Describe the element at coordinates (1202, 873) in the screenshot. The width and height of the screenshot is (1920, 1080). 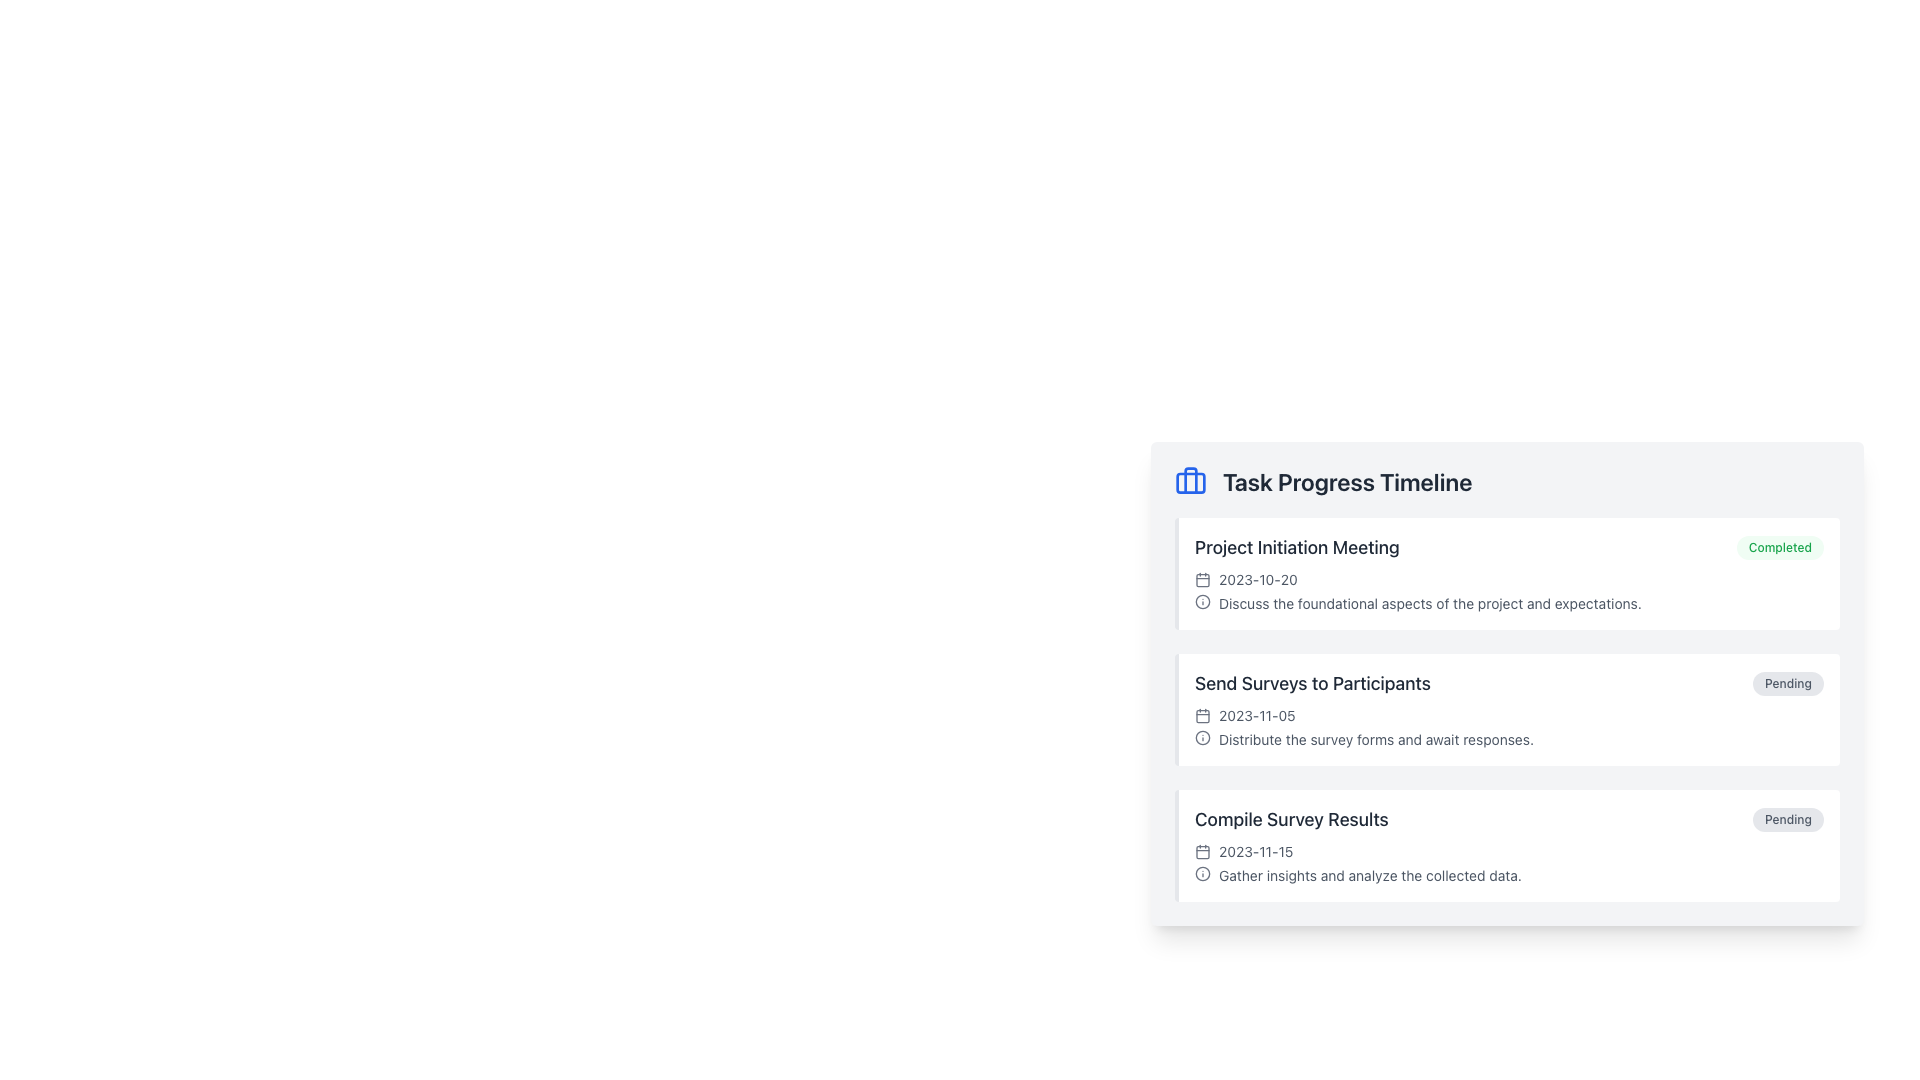
I see `the SVG Circle element that visually signifies the importance of 'Gather insights and analyze the collected data' located next to the 'Compile Survey Results' section in the 'Task Progress Timeline'` at that location.